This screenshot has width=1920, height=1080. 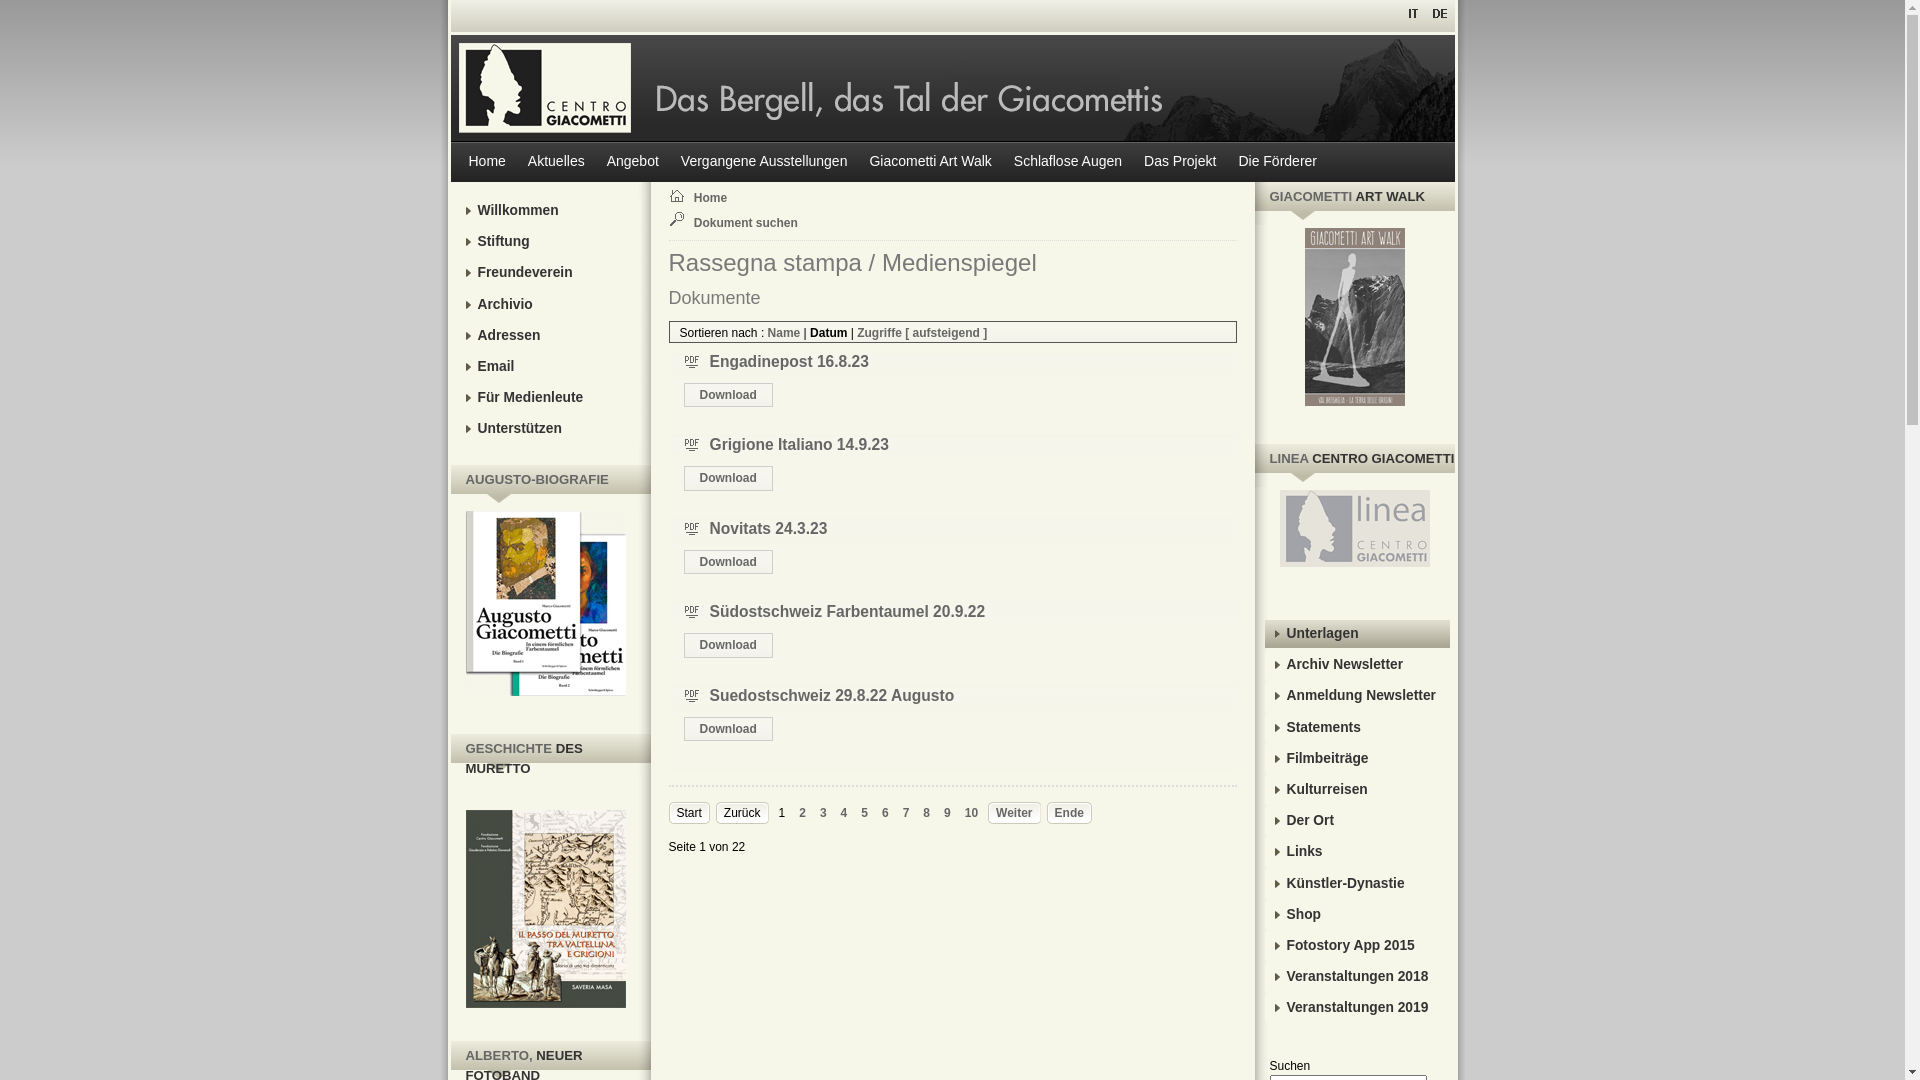 What do you see at coordinates (1356, 945) in the screenshot?
I see `'Fotostory App 2015'` at bounding box center [1356, 945].